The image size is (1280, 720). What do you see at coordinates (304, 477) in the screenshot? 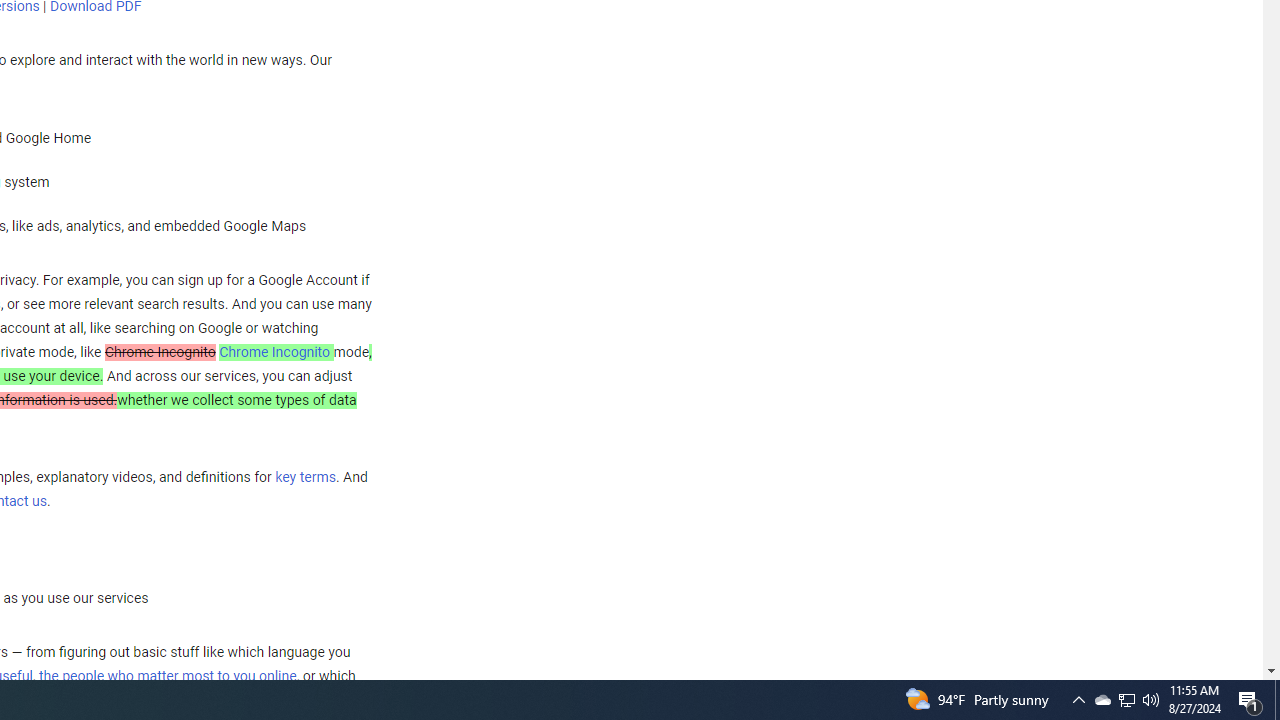
I see `'key terms'` at bounding box center [304, 477].